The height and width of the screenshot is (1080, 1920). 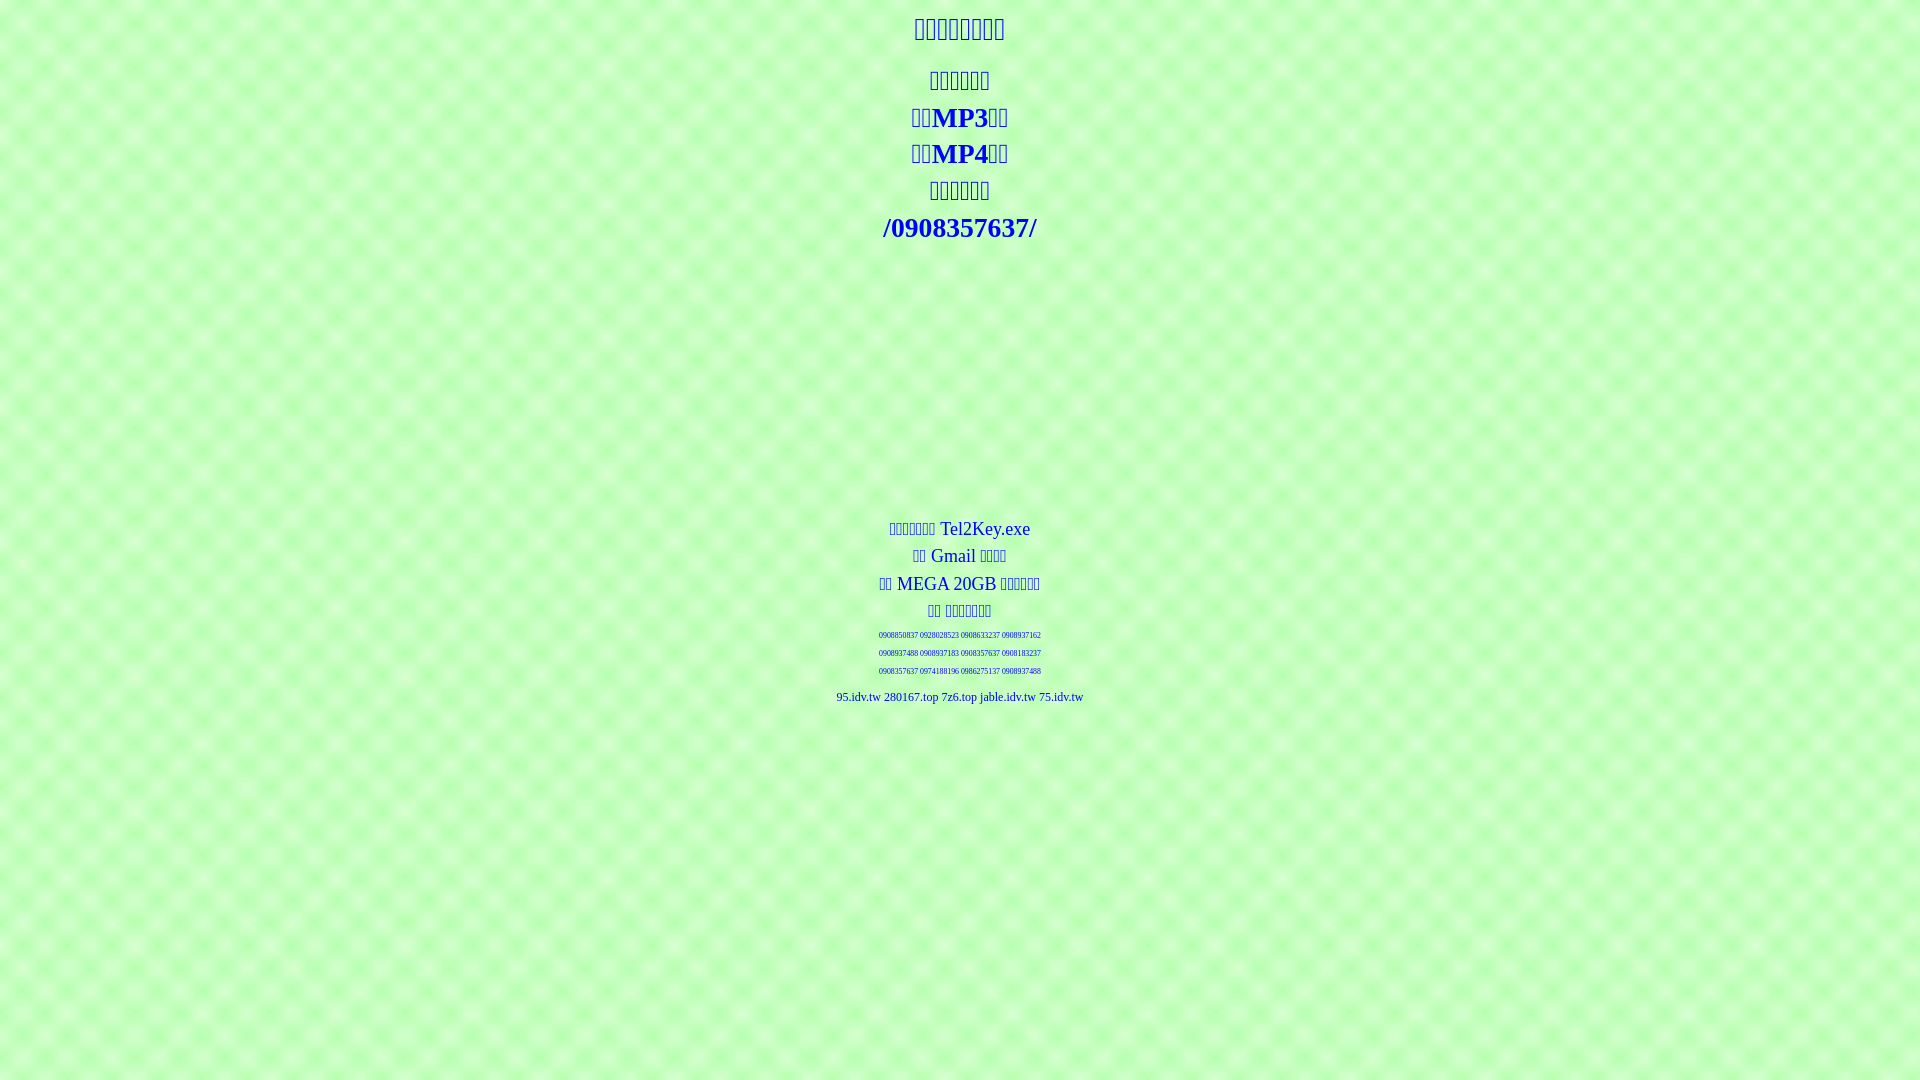 I want to click on '0908633237', so click(x=980, y=635).